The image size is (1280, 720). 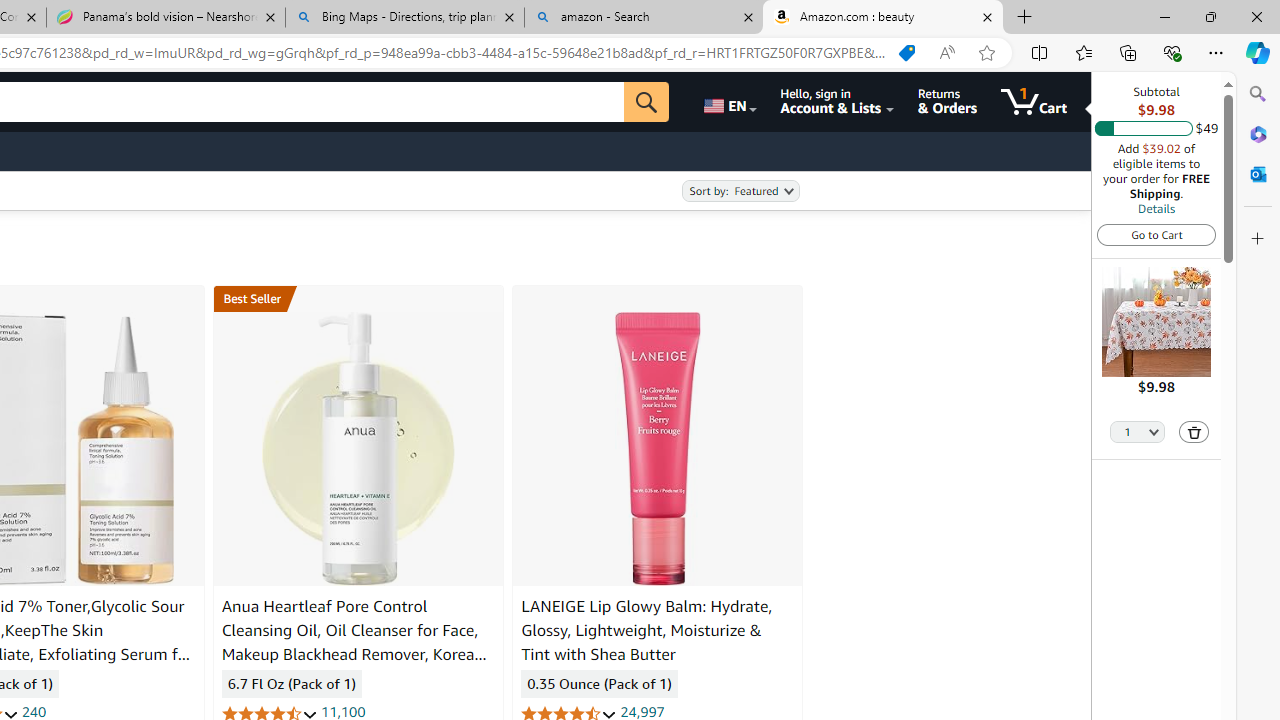 What do you see at coordinates (1194, 430) in the screenshot?
I see `'Delete'` at bounding box center [1194, 430].